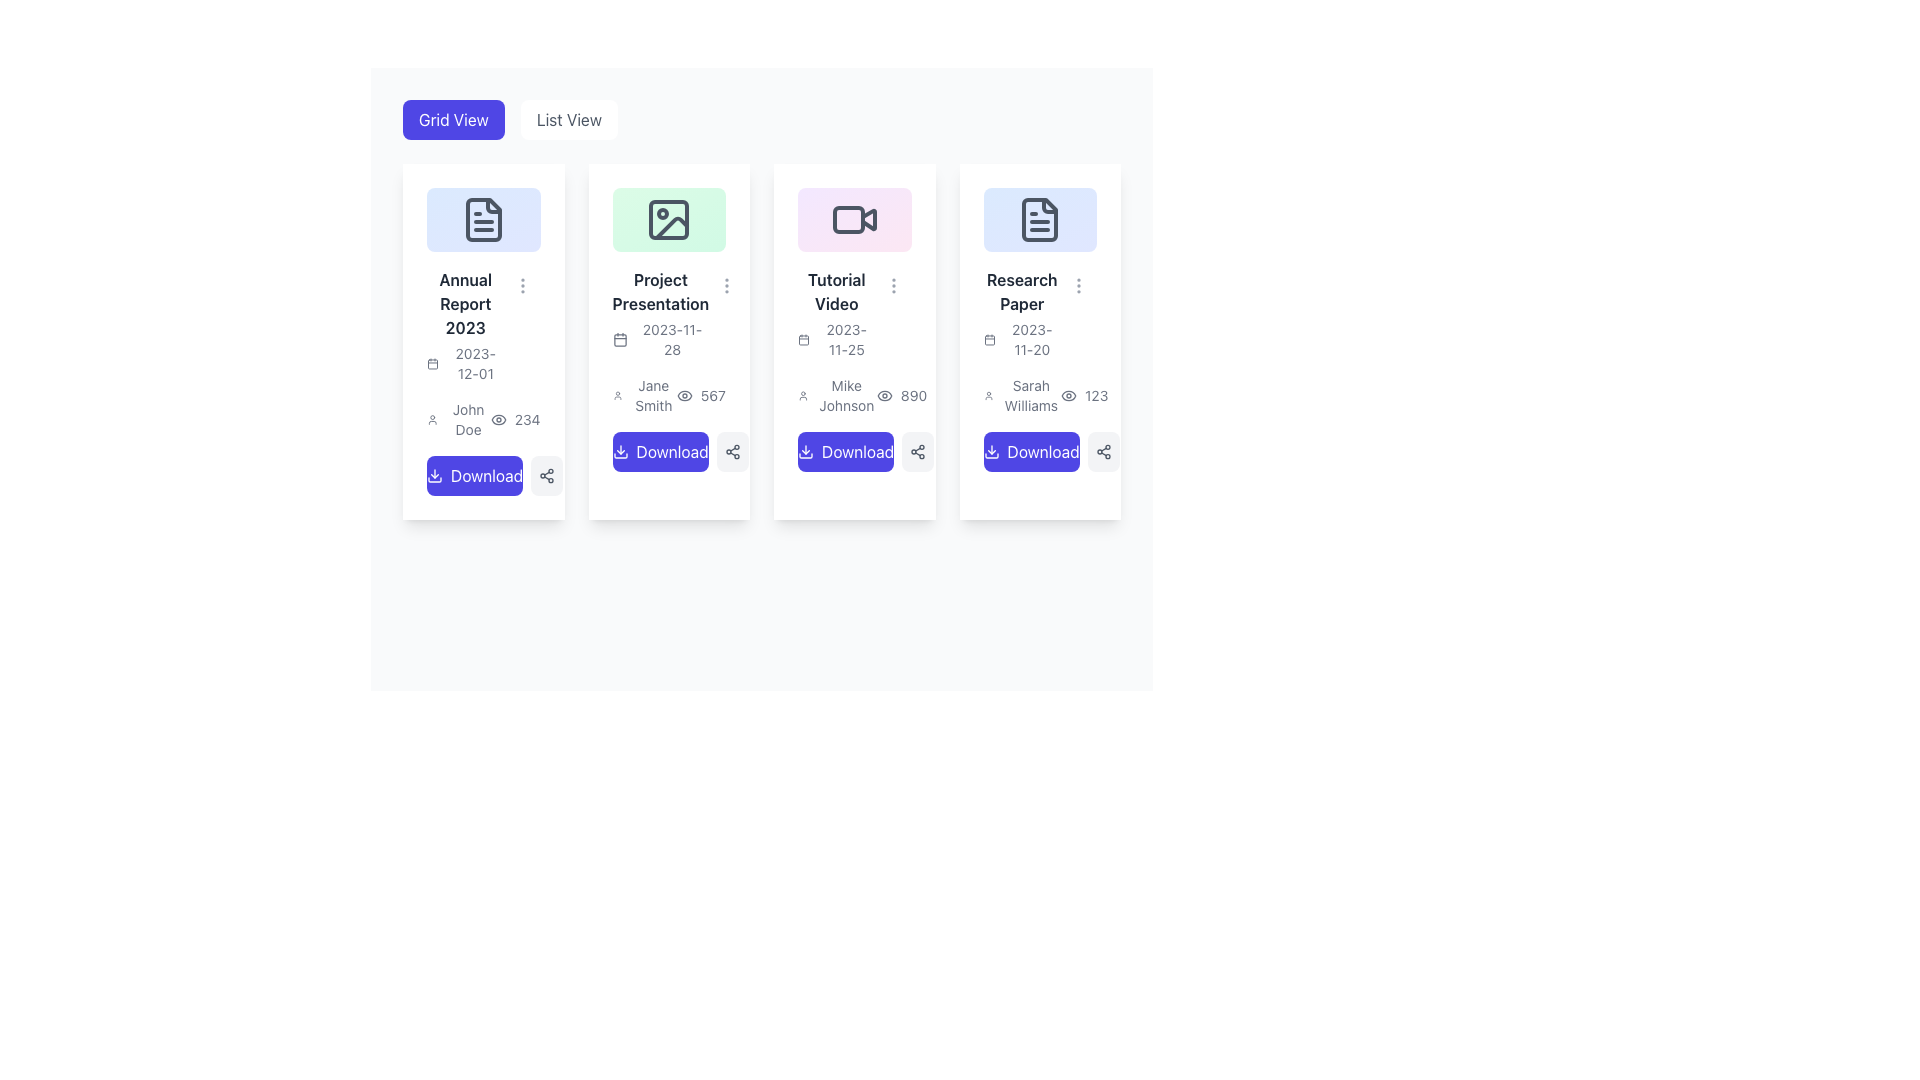  What do you see at coordinates (669, 451) in the screenshot?
I see `the second 'Download' button with a purple background and white text located at the bottom of the 'Project Presentation' card to initiate the download` at bounding box center [669, 451].